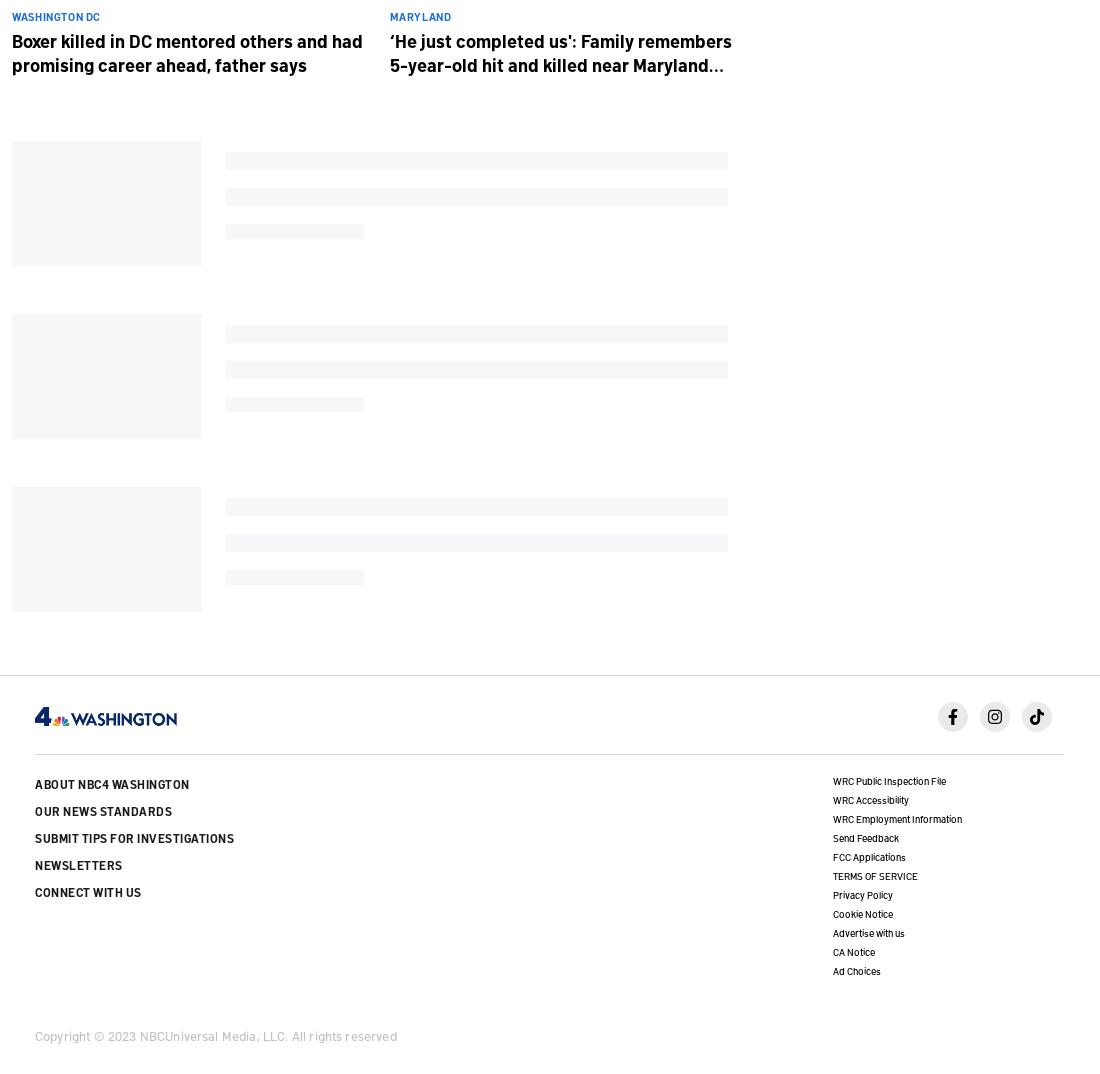  Describe the element at coordinates (33, 889) in the screenshot. I see `'Connect With Us'` at that location.